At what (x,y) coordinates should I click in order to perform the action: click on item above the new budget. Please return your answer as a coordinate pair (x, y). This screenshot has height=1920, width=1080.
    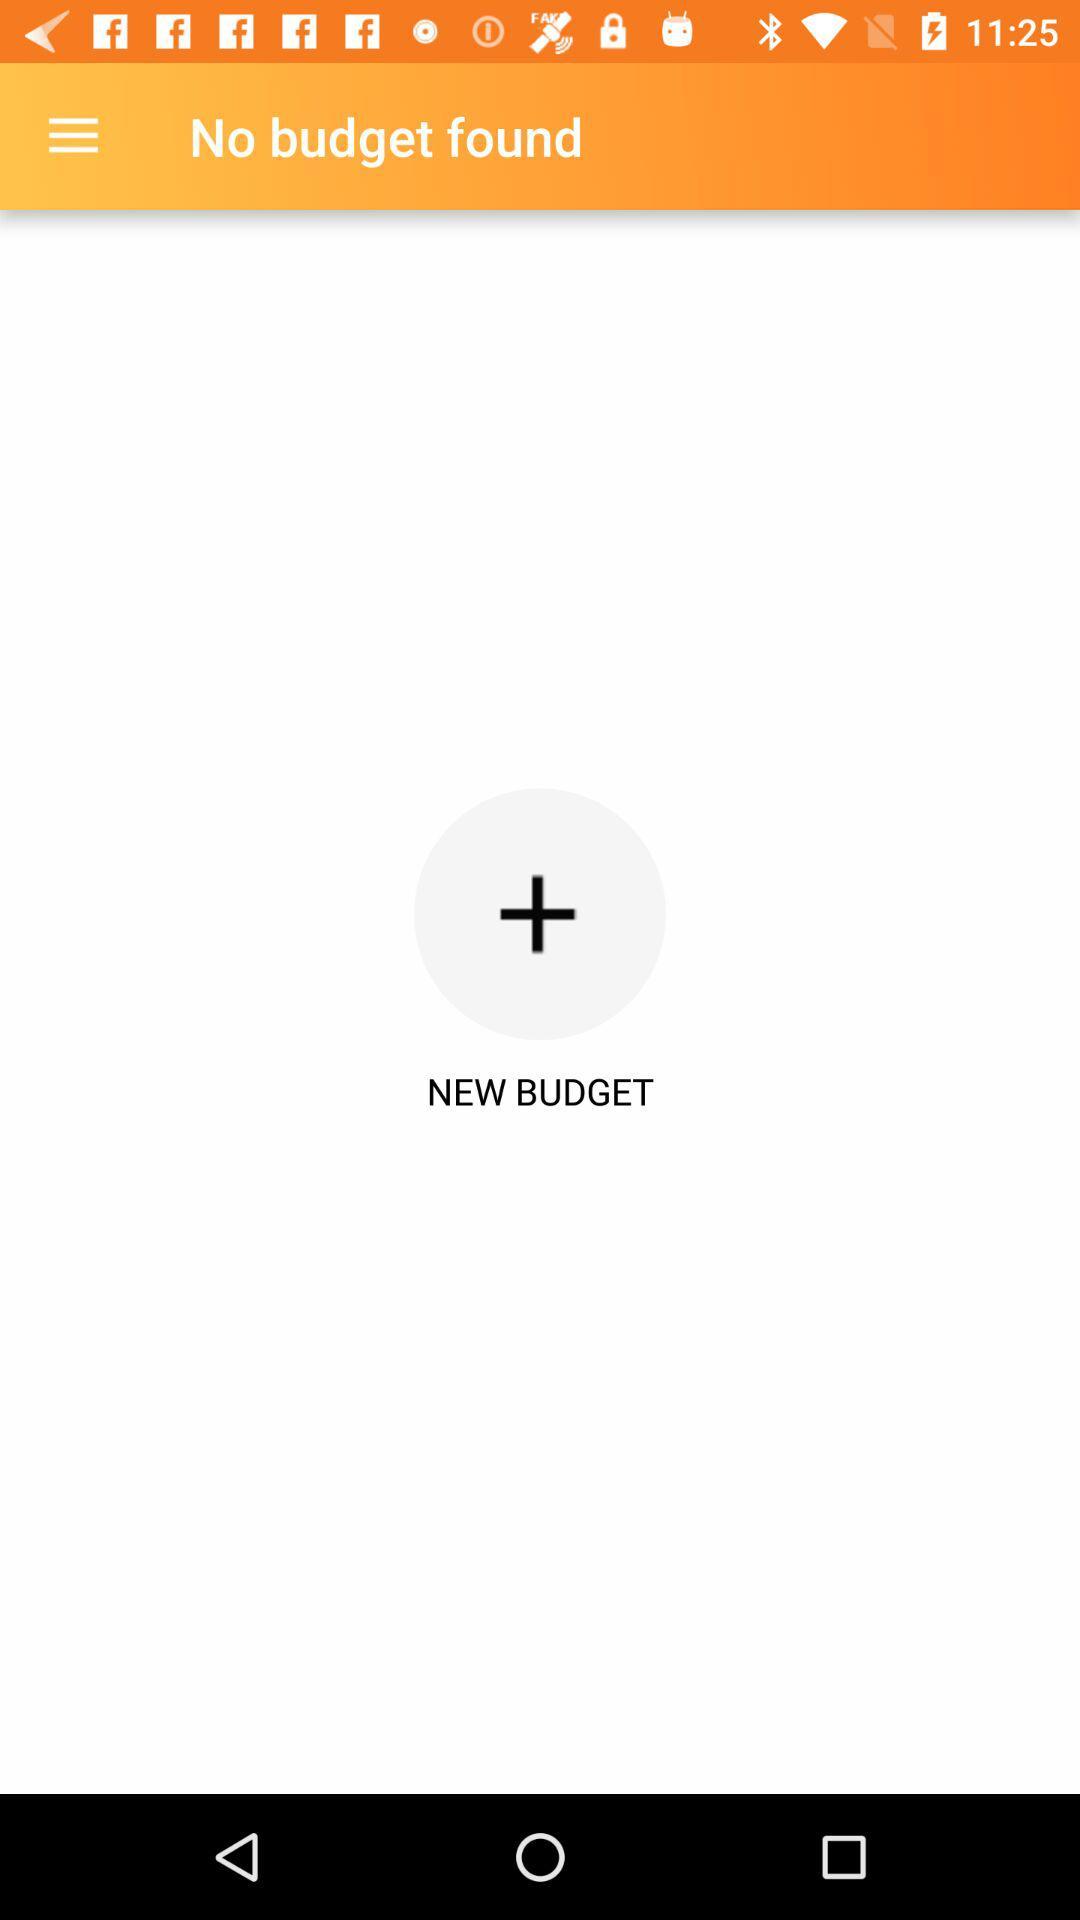
    Looking at the image, I should click on (72, 135).